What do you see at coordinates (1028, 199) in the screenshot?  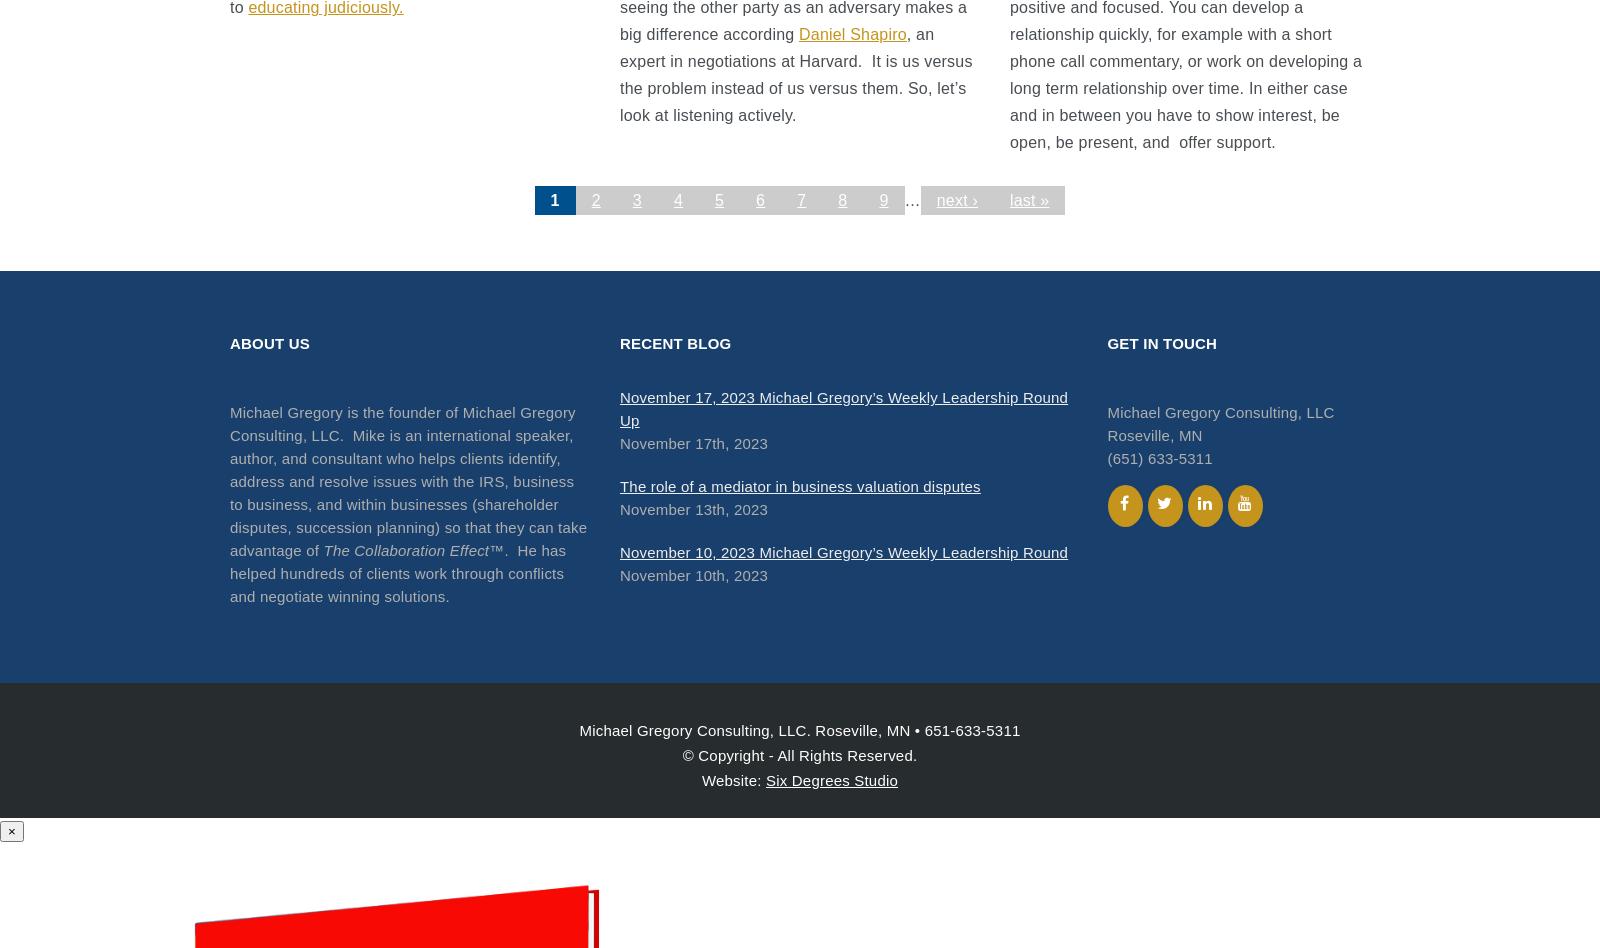 I see `'last »'` at bounding box center [1028, 199].